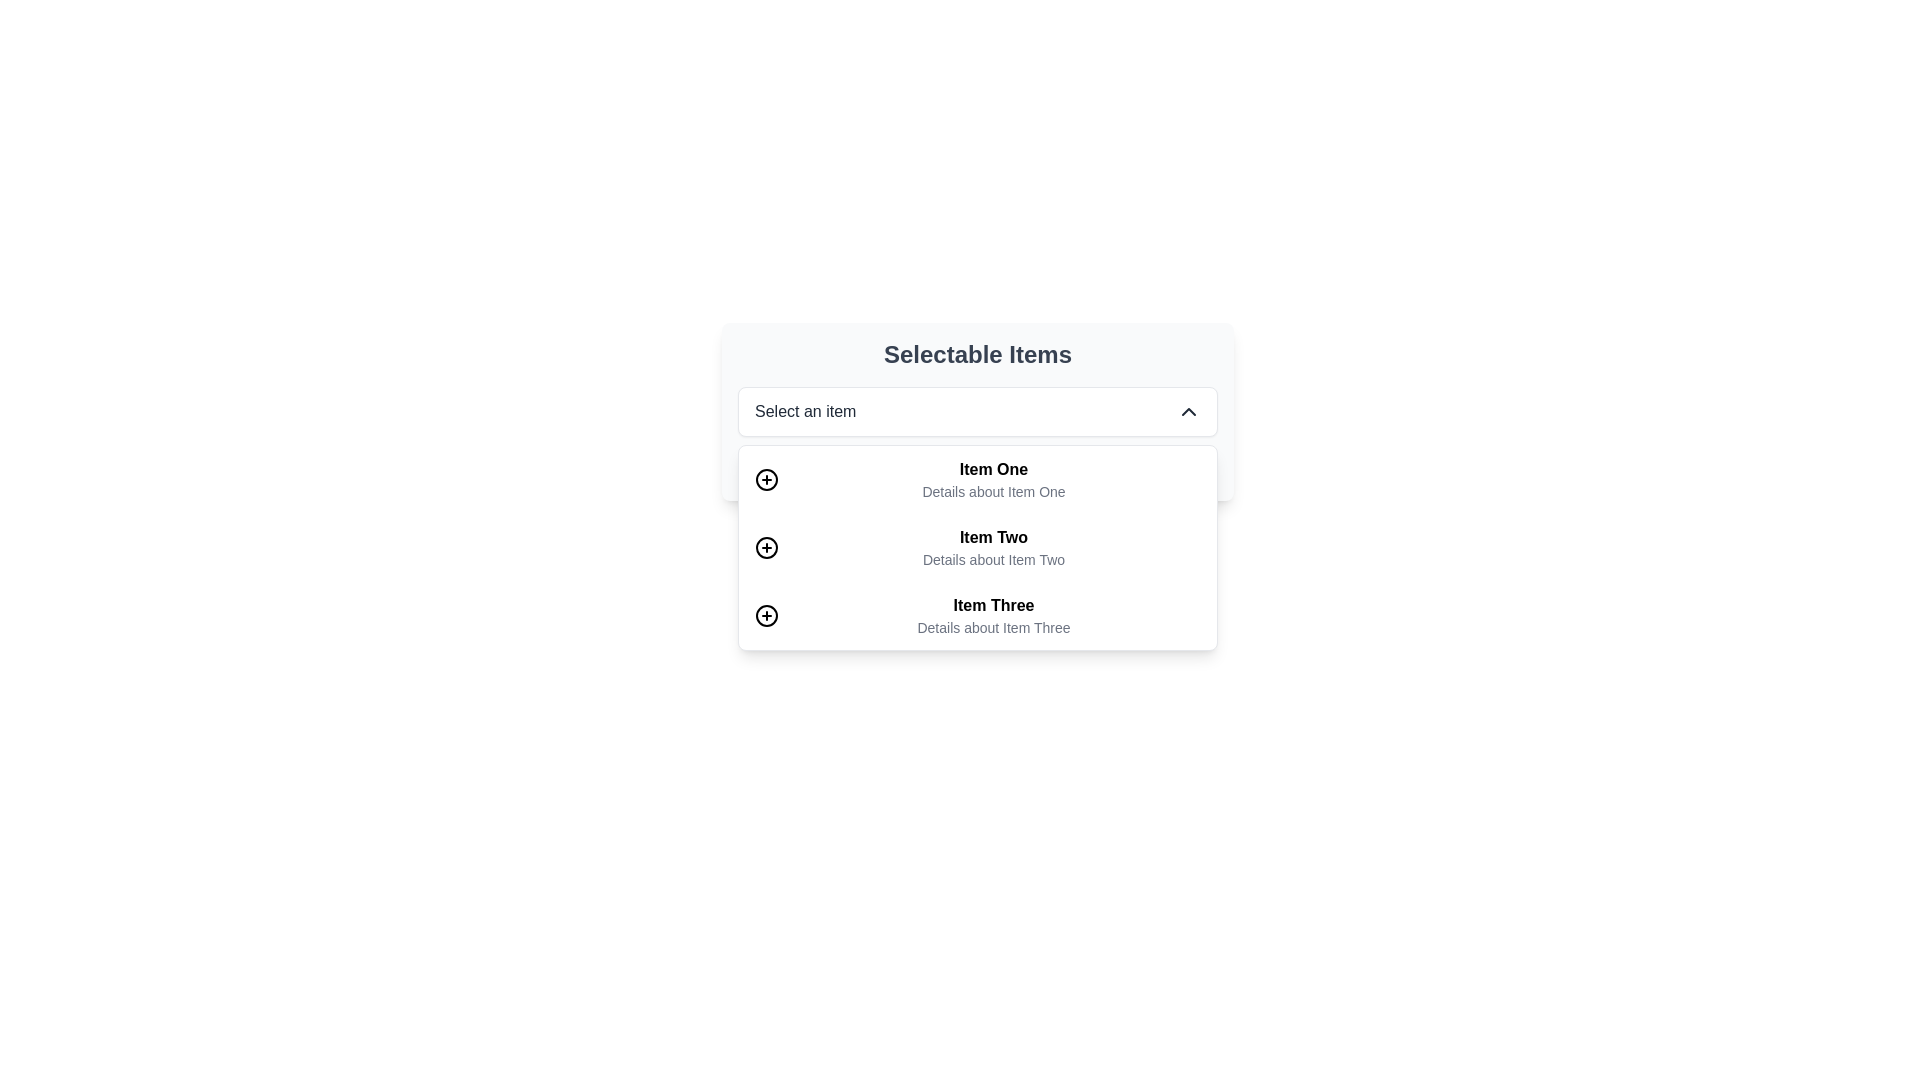  What do you see at coordinates (766, 547) in the screenshot?
I see `the circular icon with a plus symbol located to the left of 'Item Two'` at bounding box center [766, 547].